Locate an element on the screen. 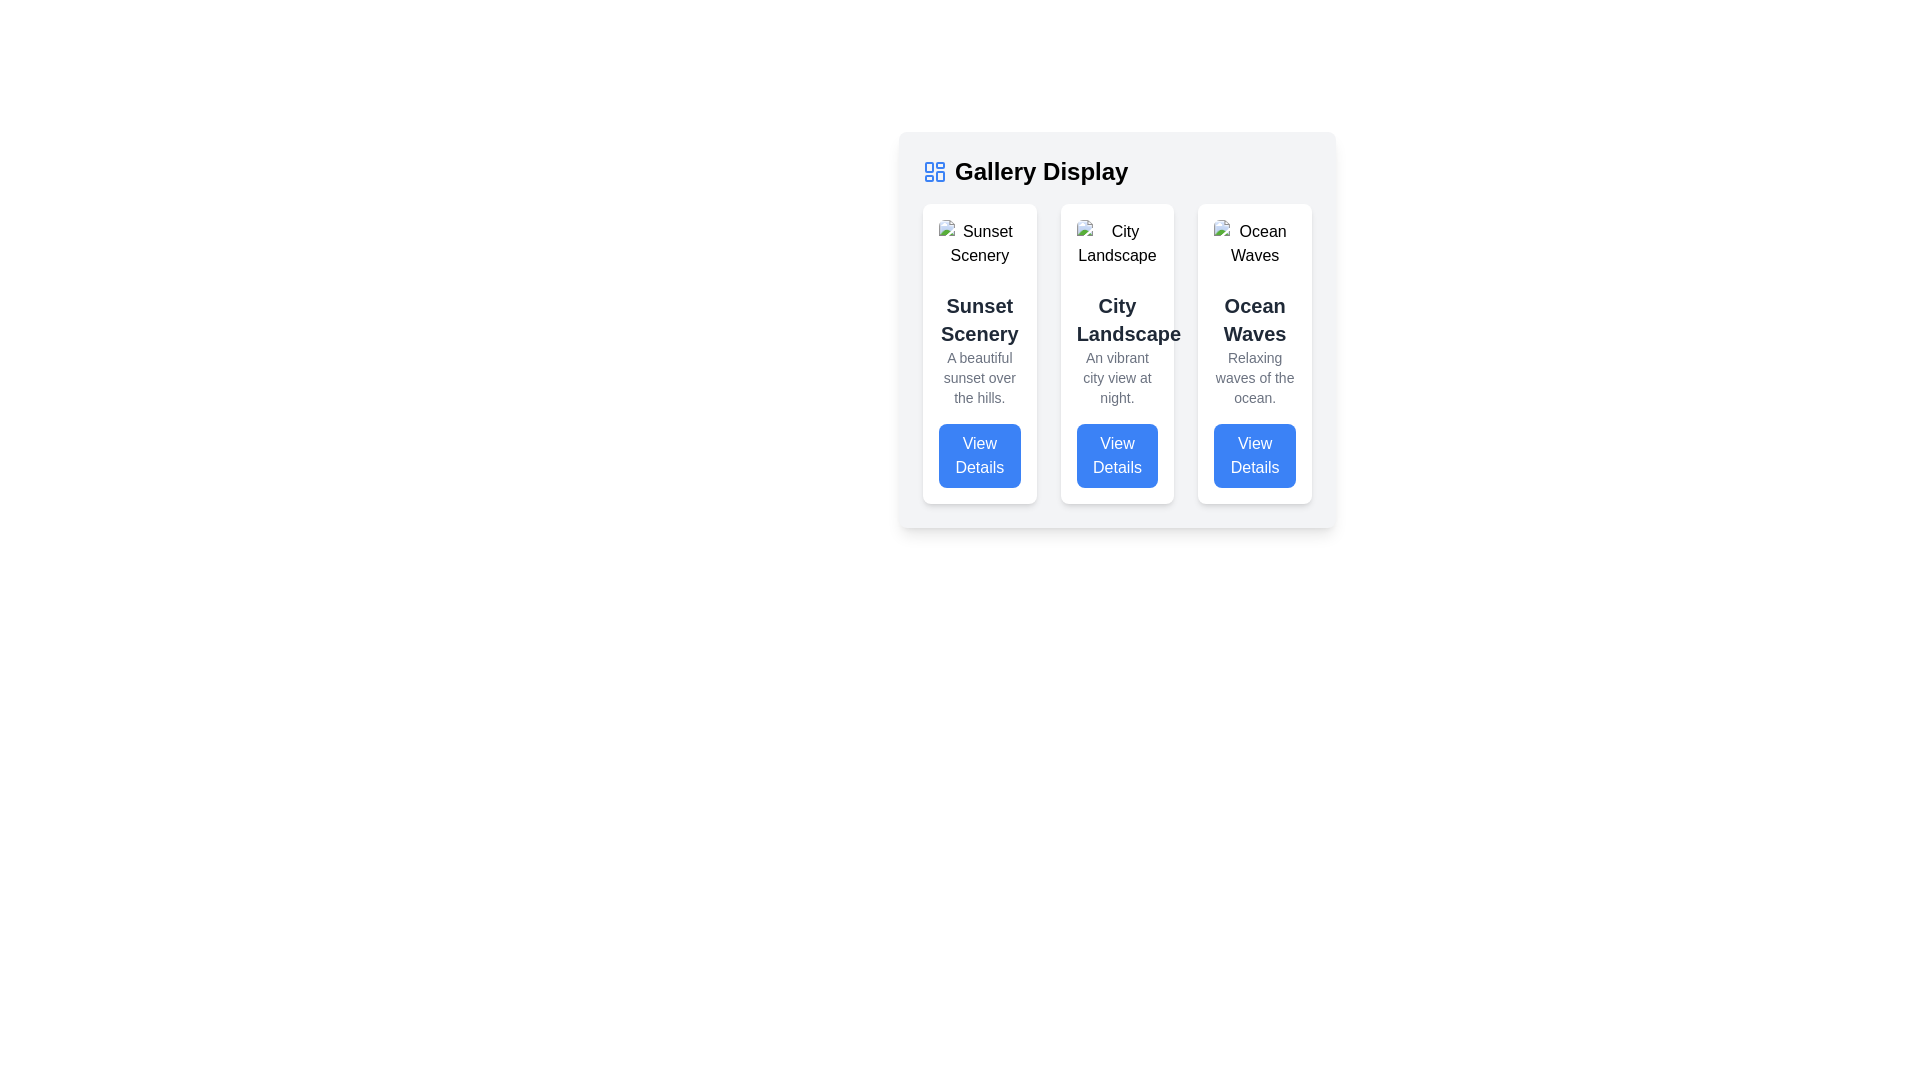 Image resolution: width=1920 pixels, height=1080 pixels. the 'View Details' button, which has a blue background and white text, located at the bottom of the central card among three horizontally aligned cards is located at coordinates (1116, 455).